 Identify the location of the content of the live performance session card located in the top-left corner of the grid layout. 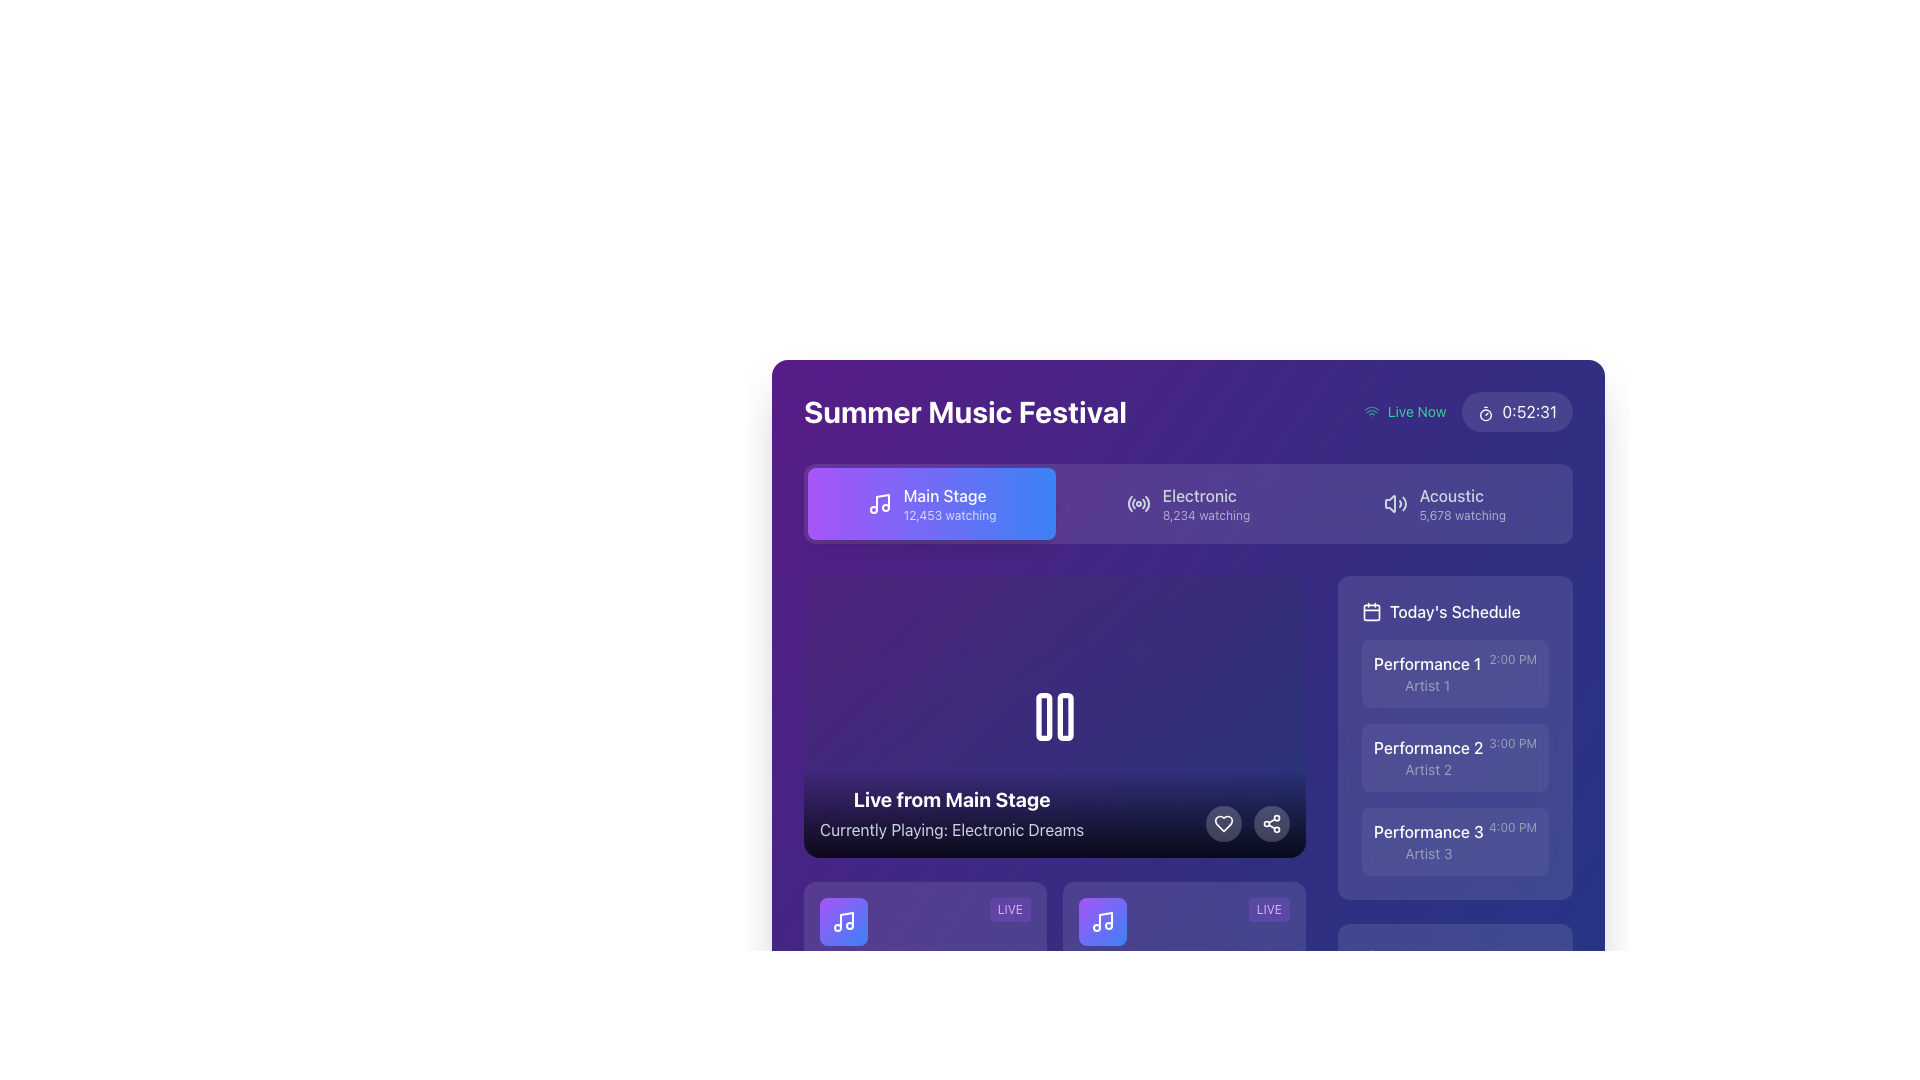
(924, 967).